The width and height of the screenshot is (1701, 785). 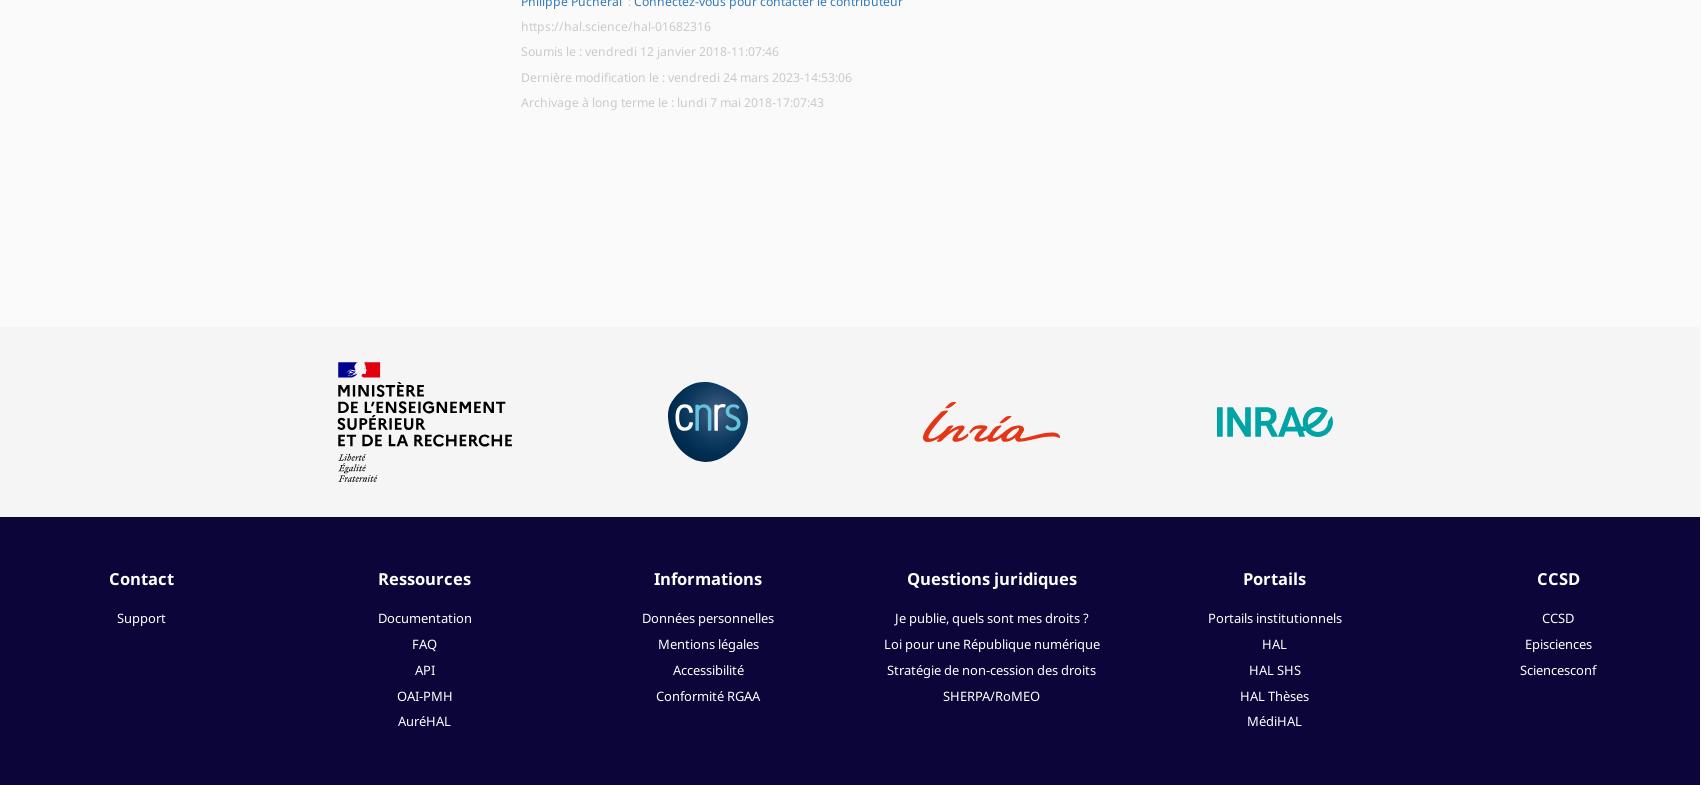 What do you see at coordinates (991, 668) in the screenshot?
I see `'Stratégie de non-cession des droits'` at bounding box center [991, 668].